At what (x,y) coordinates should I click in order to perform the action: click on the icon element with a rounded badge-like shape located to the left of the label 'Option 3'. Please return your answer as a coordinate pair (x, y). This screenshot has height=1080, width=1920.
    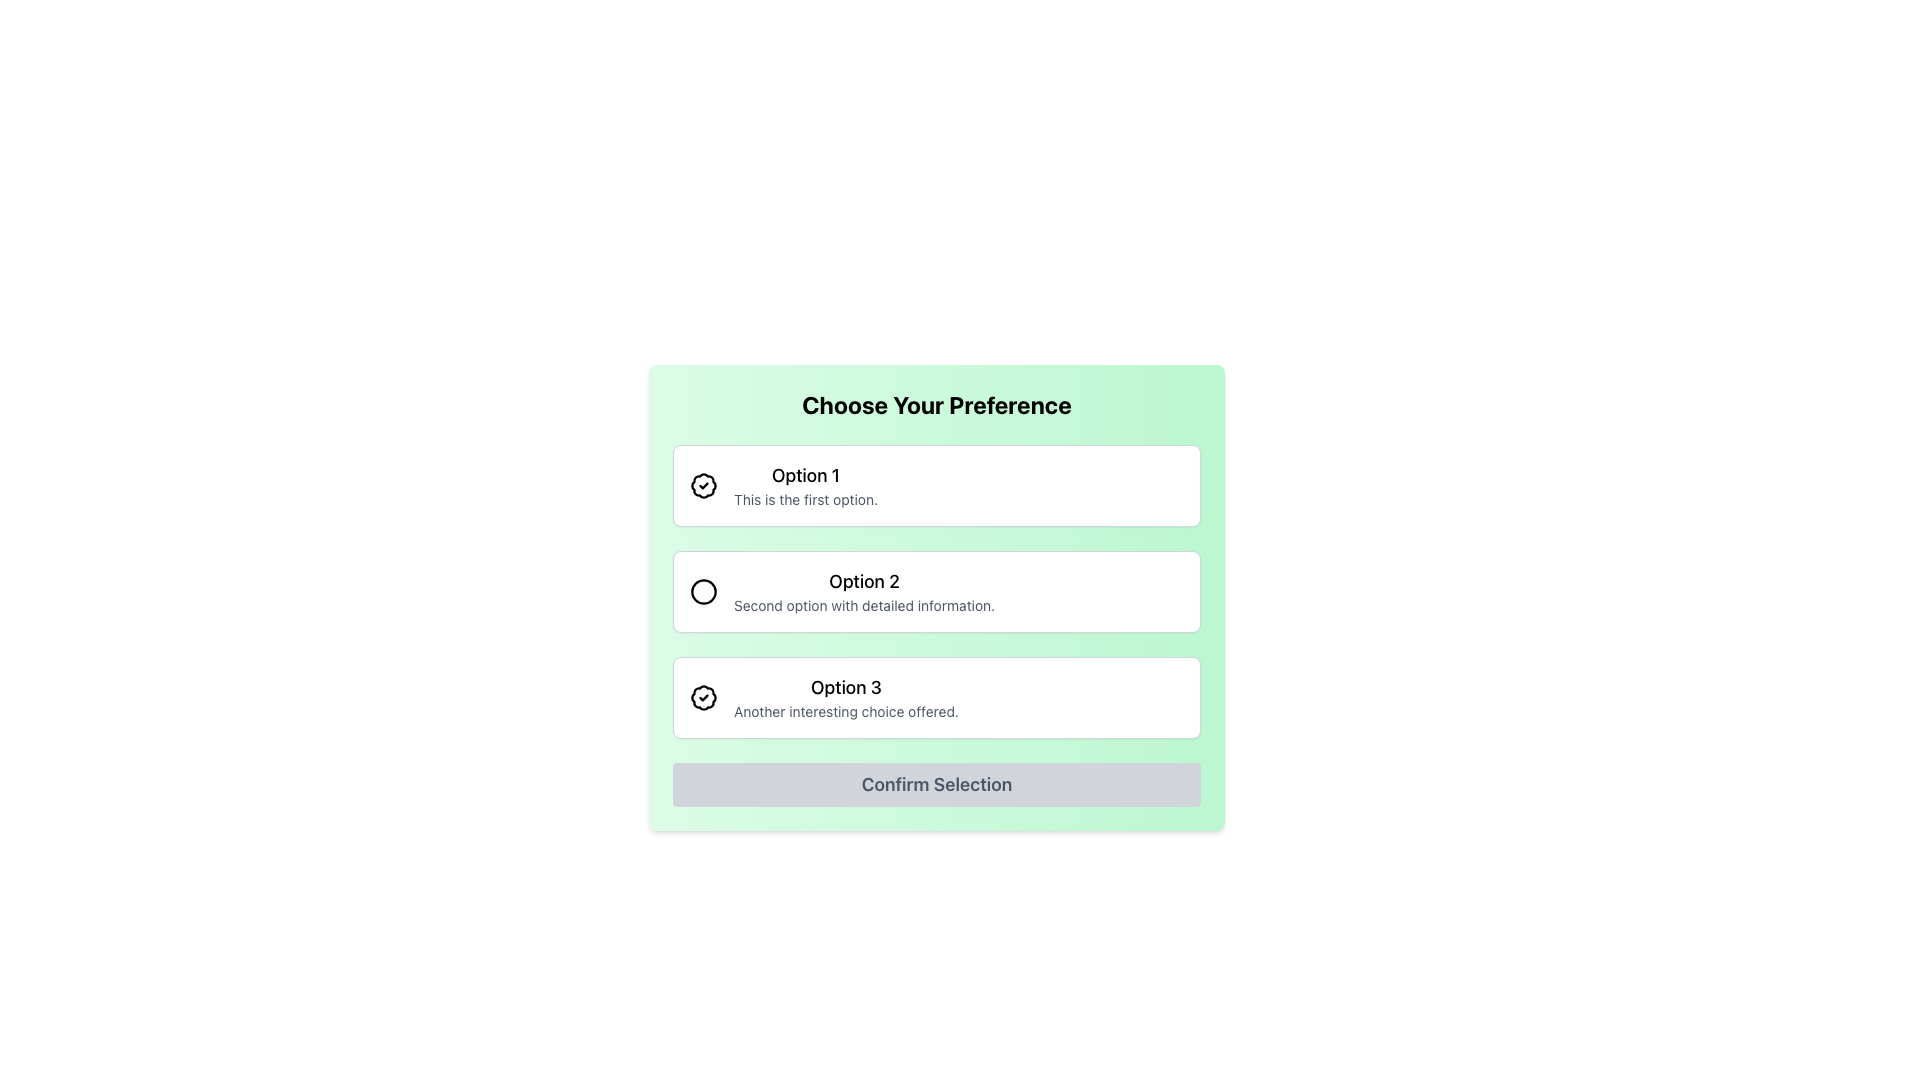
    Looking at the image, I should click on (704, 697).